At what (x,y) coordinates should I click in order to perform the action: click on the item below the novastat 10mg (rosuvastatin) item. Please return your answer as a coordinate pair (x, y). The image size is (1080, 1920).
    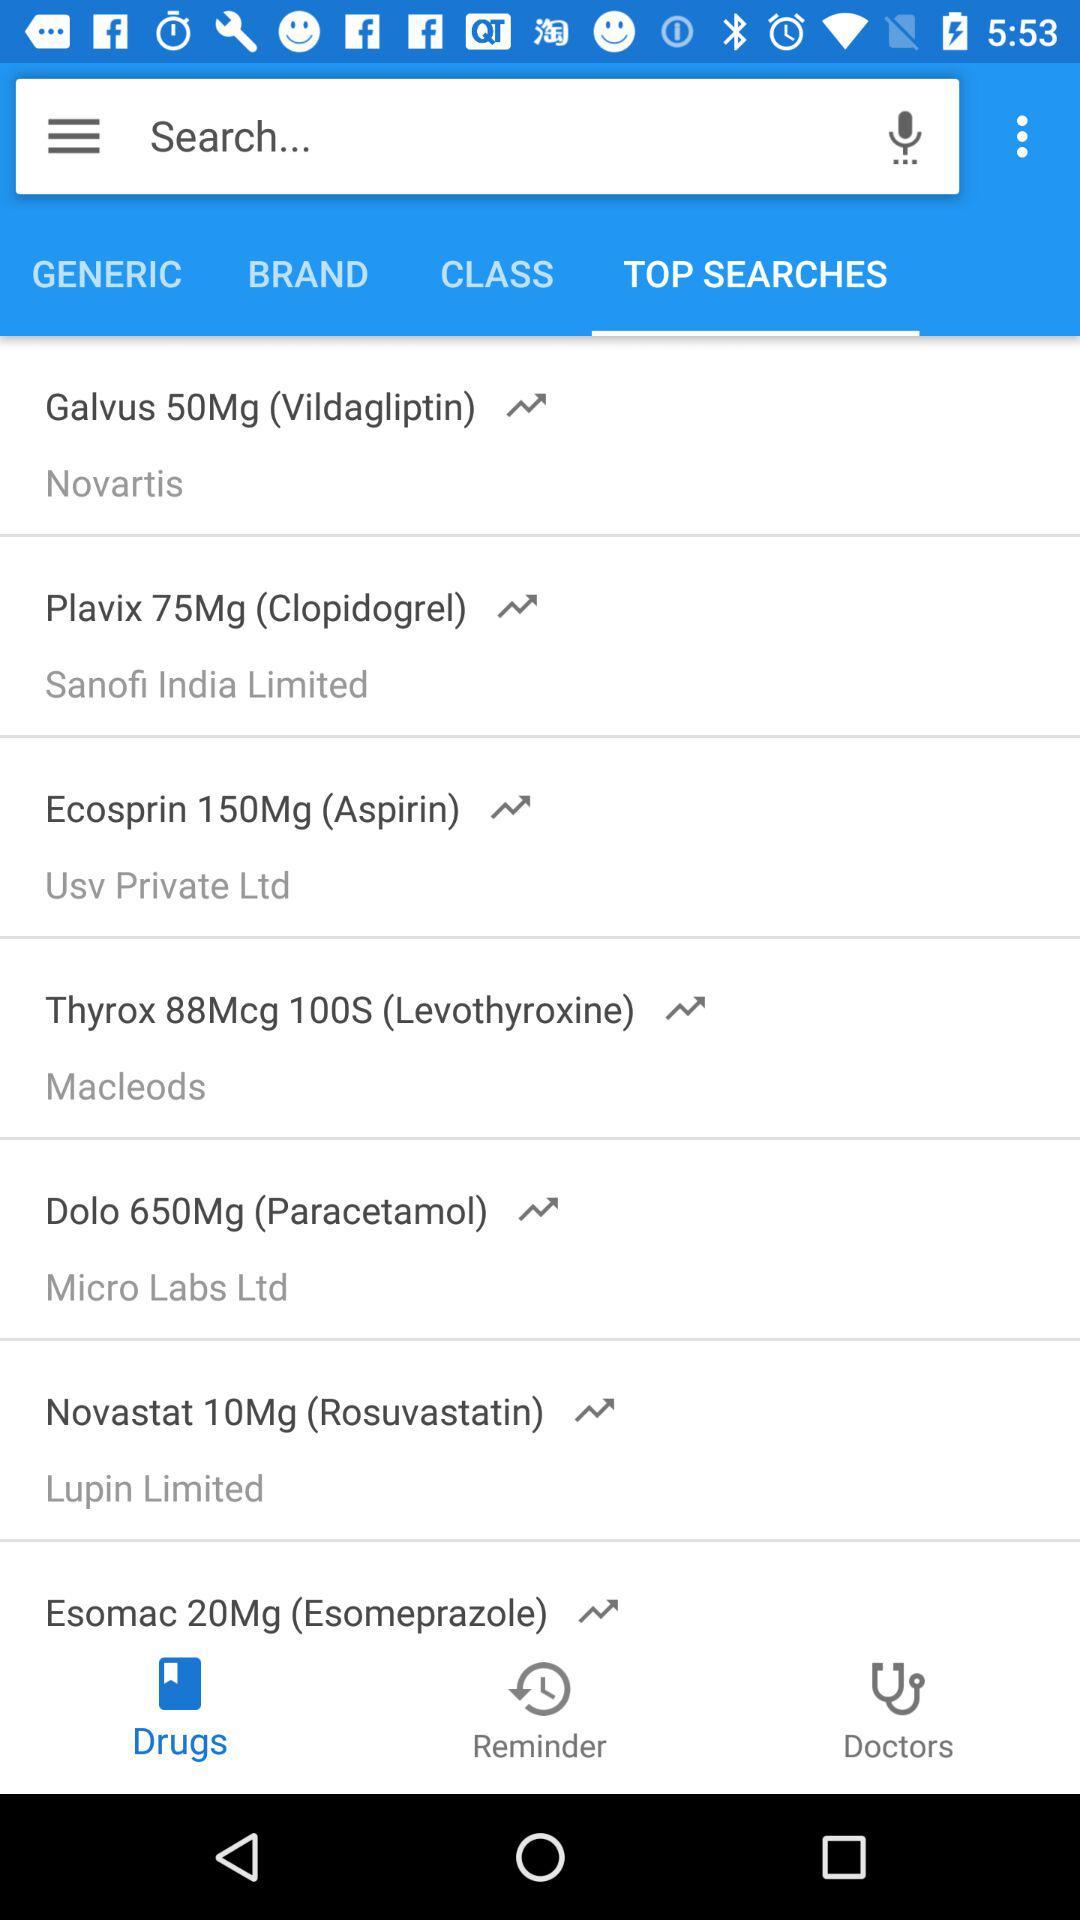
    Looking at the image, I should click on (549, 1493).